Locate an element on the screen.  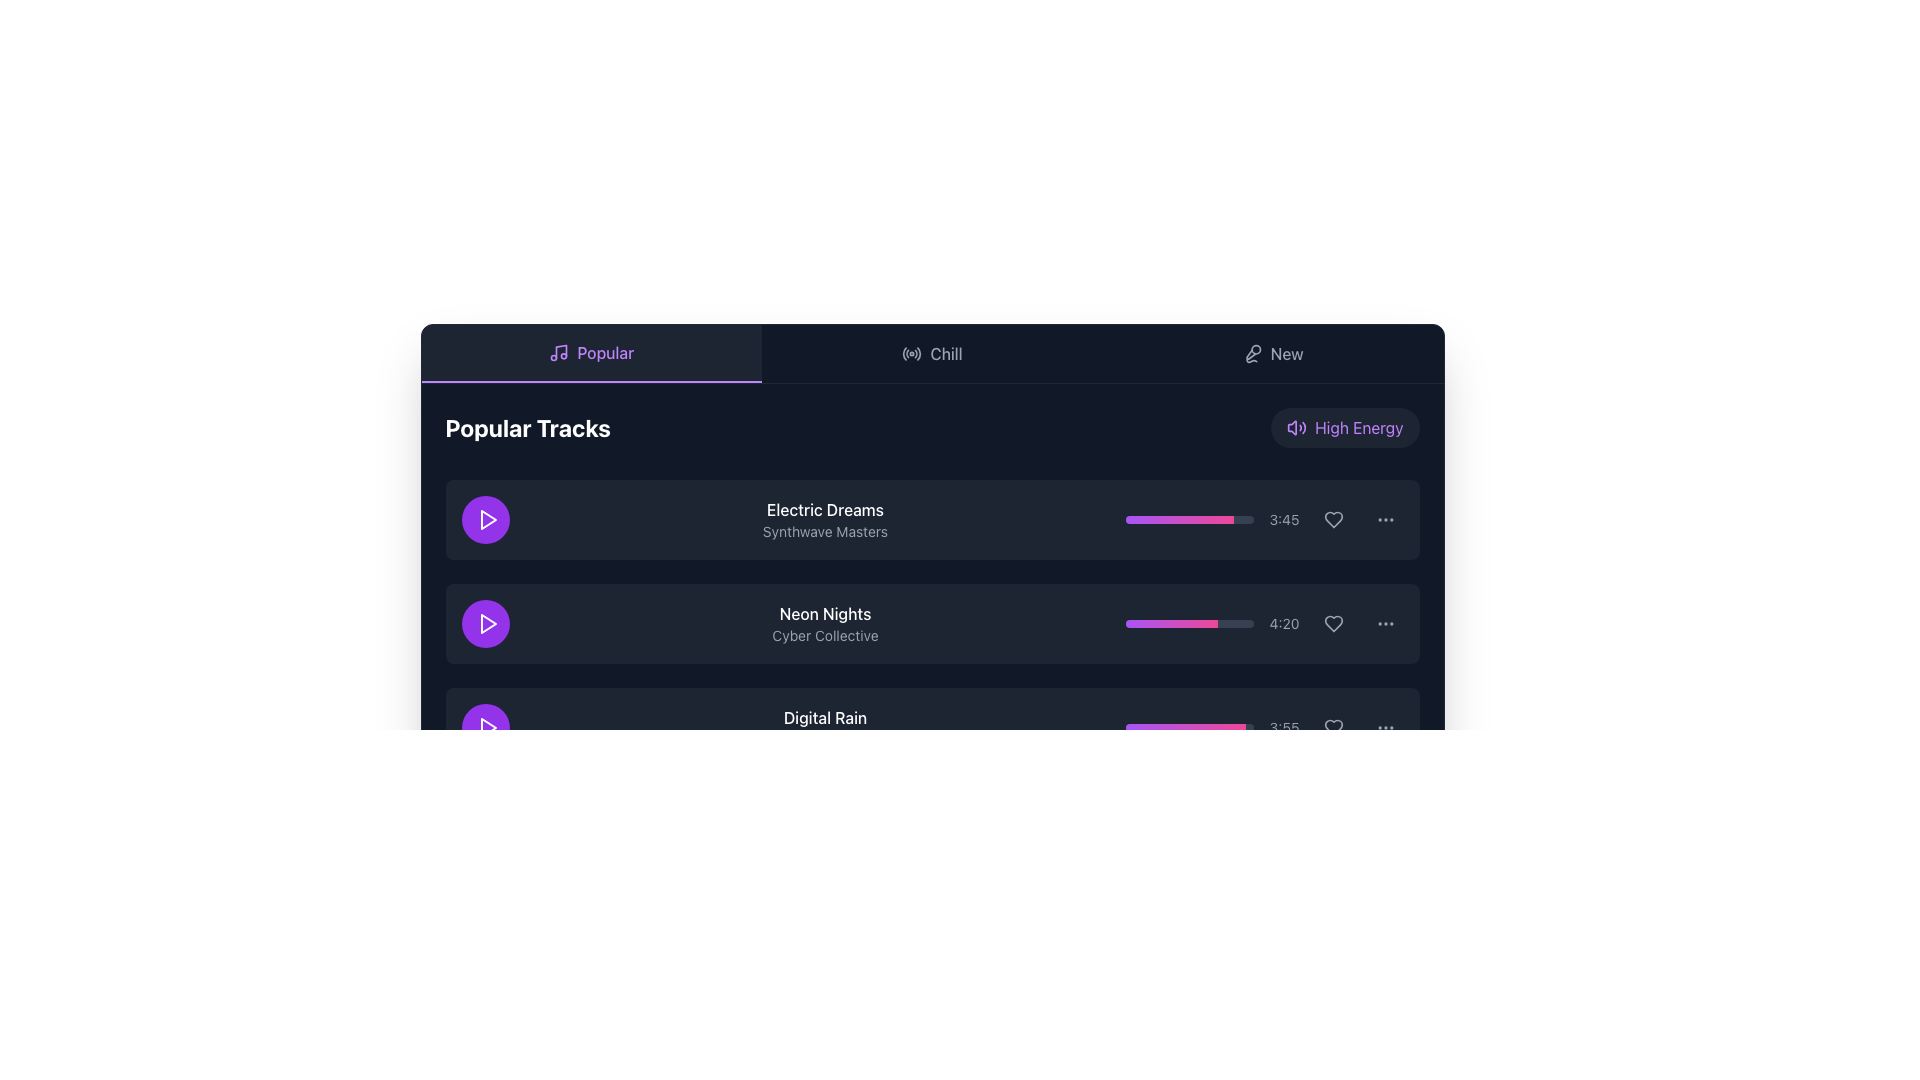
filled portion of the progress indicator for the track 'Neon Nights' located in the second progress bar under the 'Popular Tracks' section is located at coordinates (1171, 623).